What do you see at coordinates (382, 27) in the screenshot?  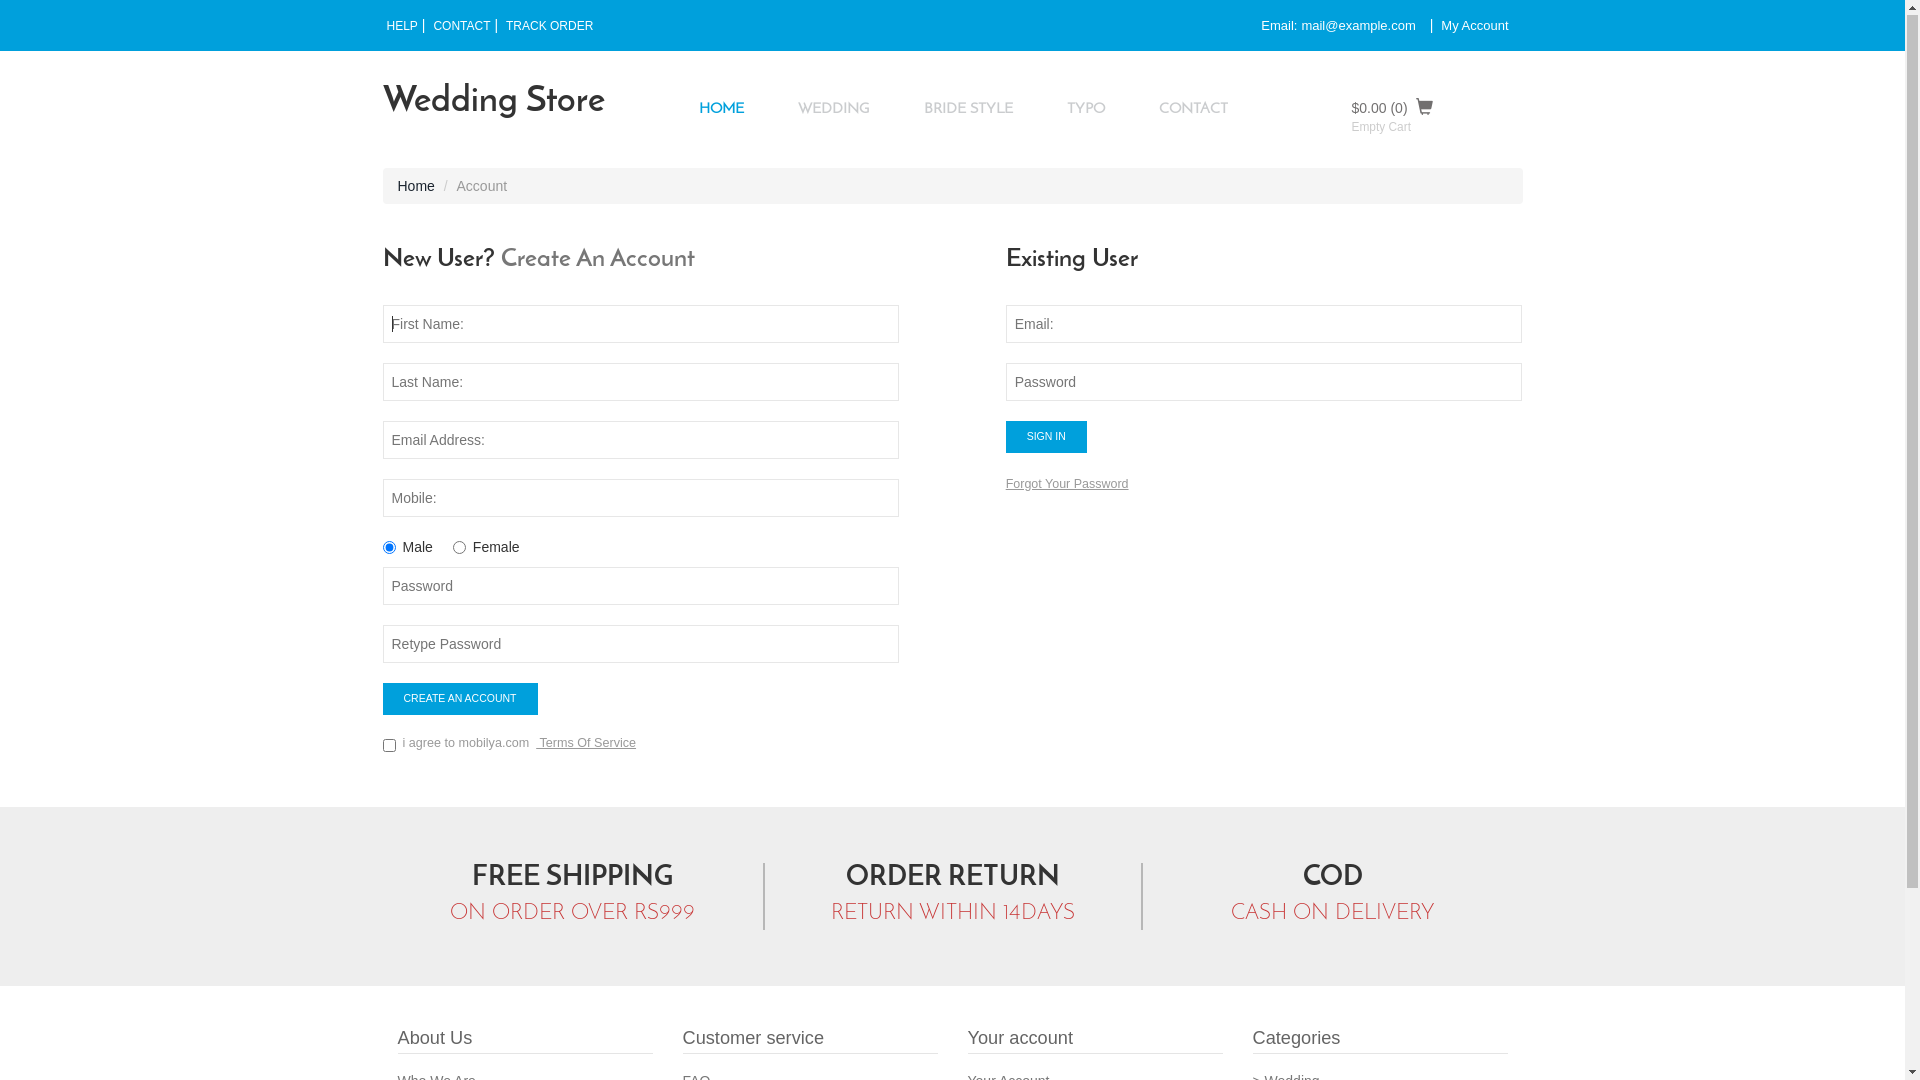 I see `'HELP'` at bounding box center [382, 27].